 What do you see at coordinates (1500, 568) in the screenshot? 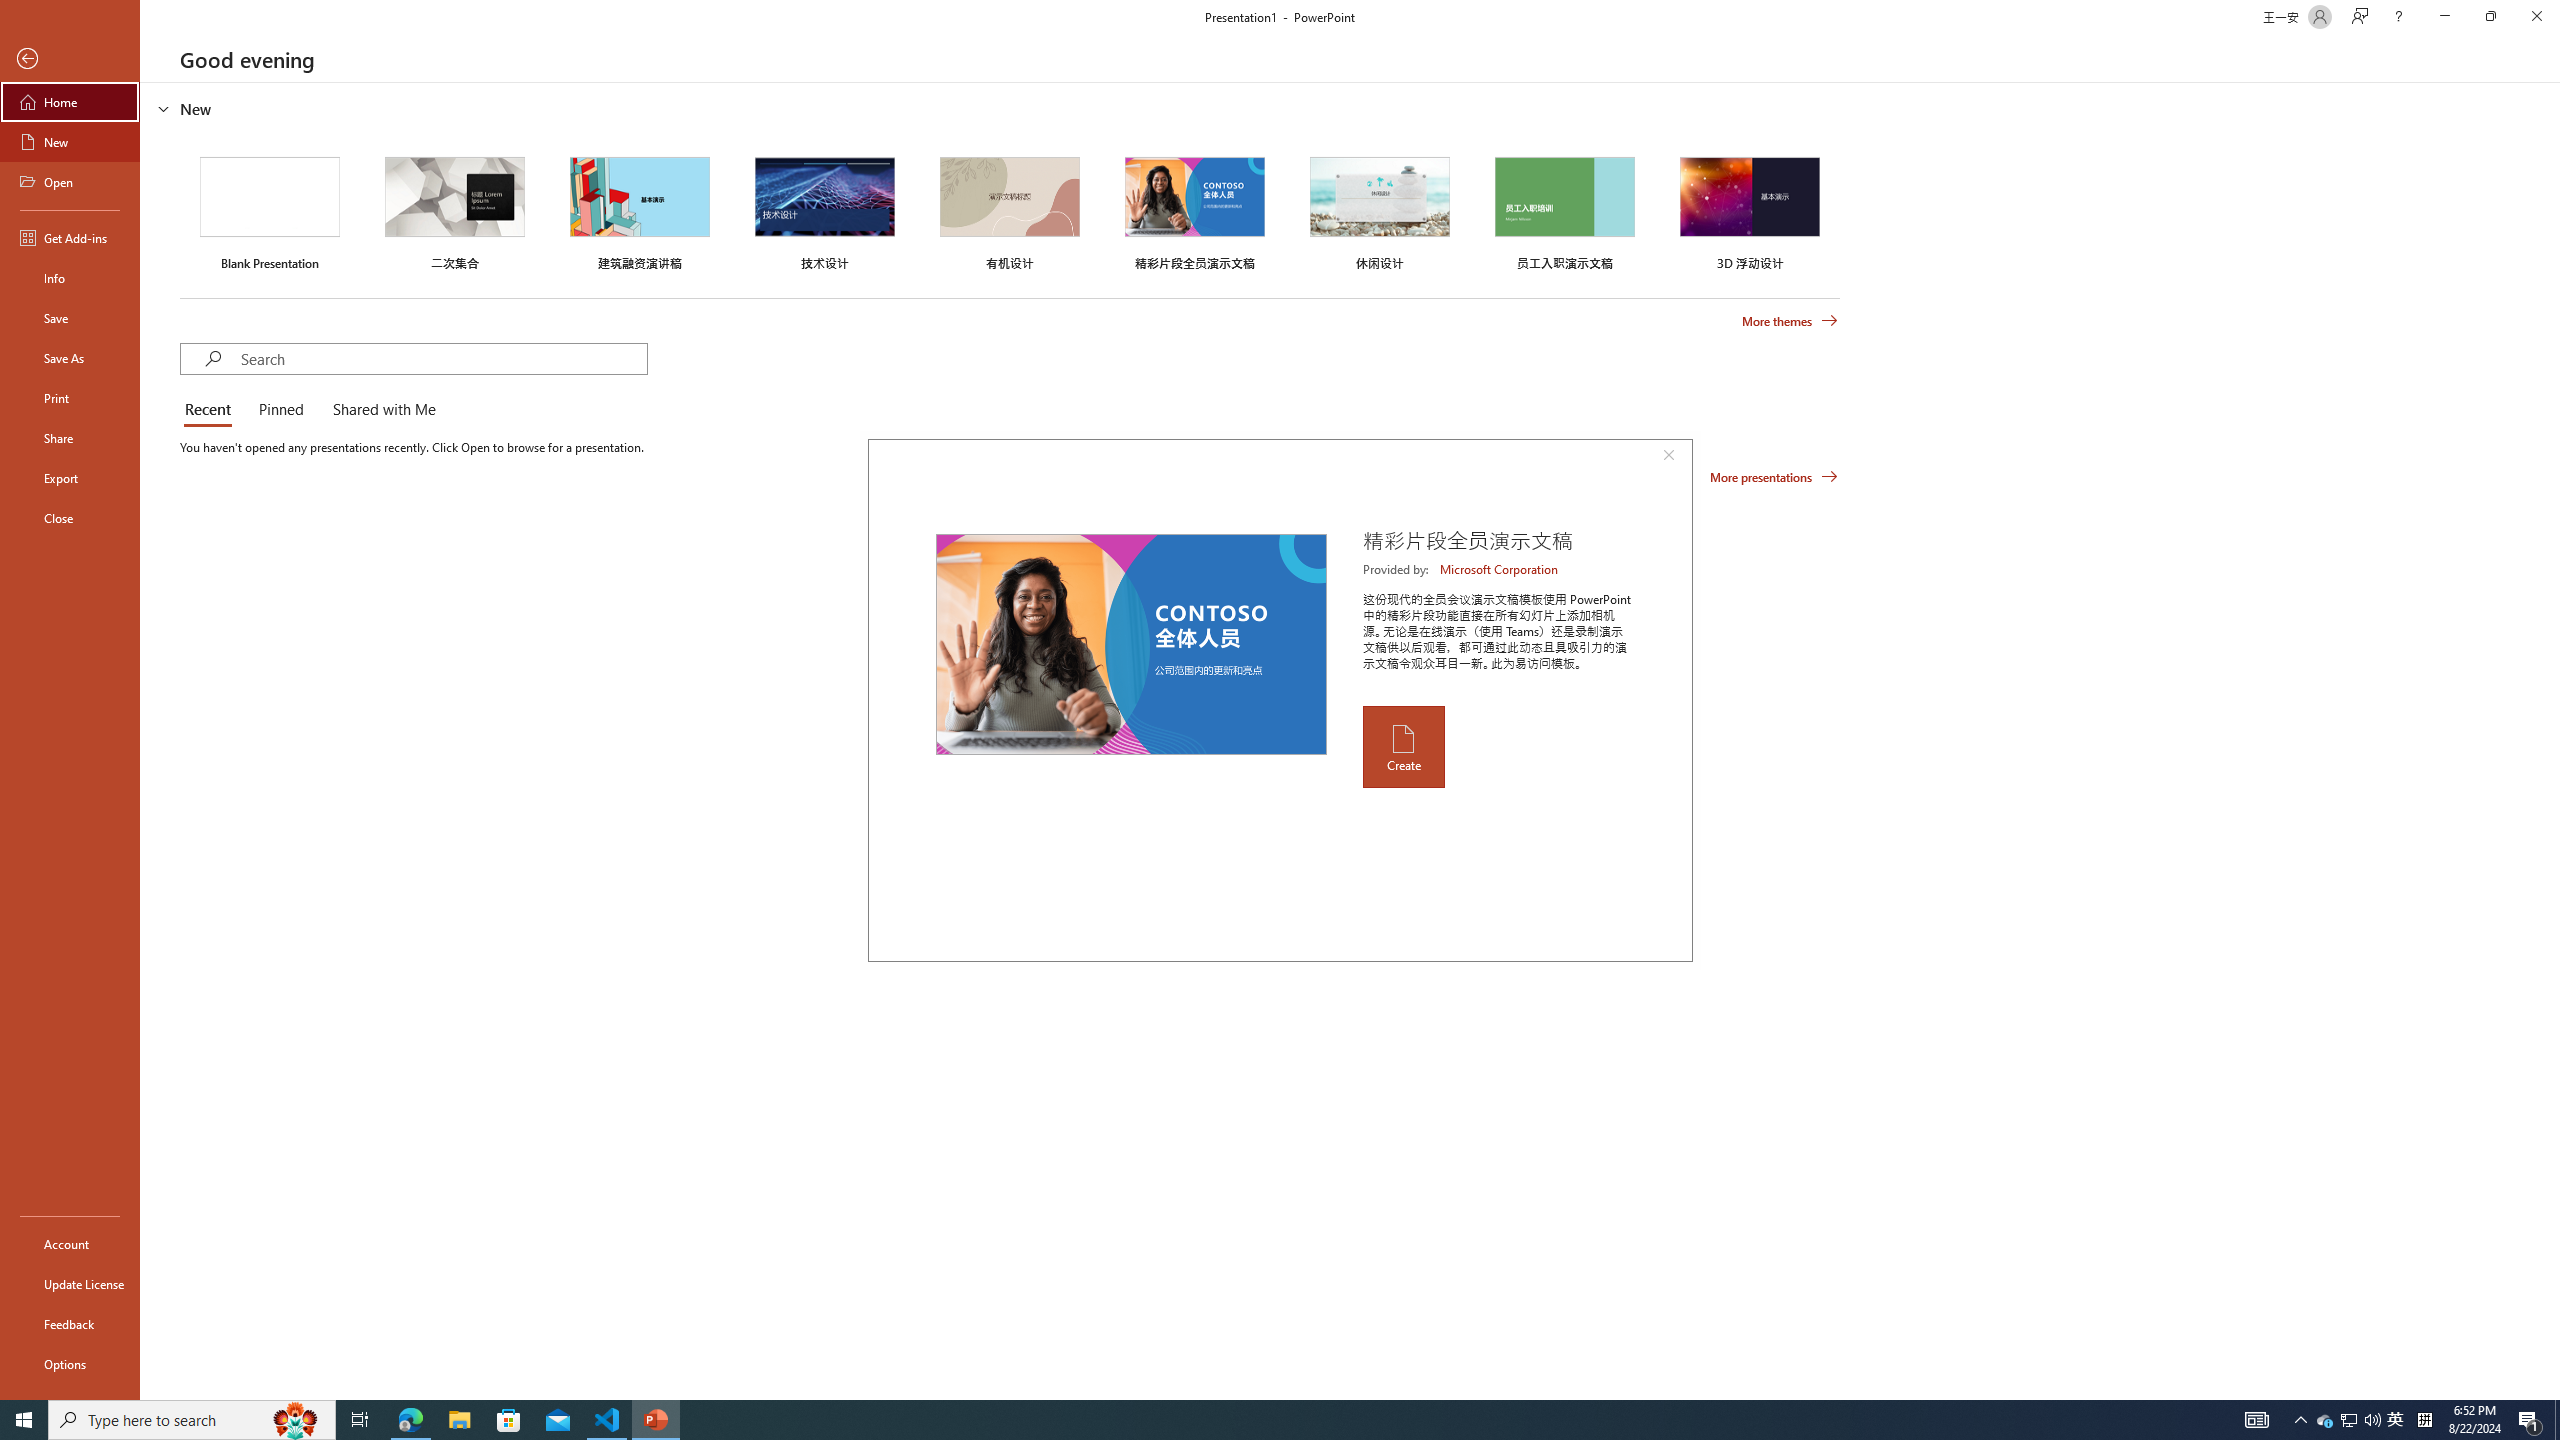
I see `'Microsoft Corporation'` at bounding box center [1500, 568].